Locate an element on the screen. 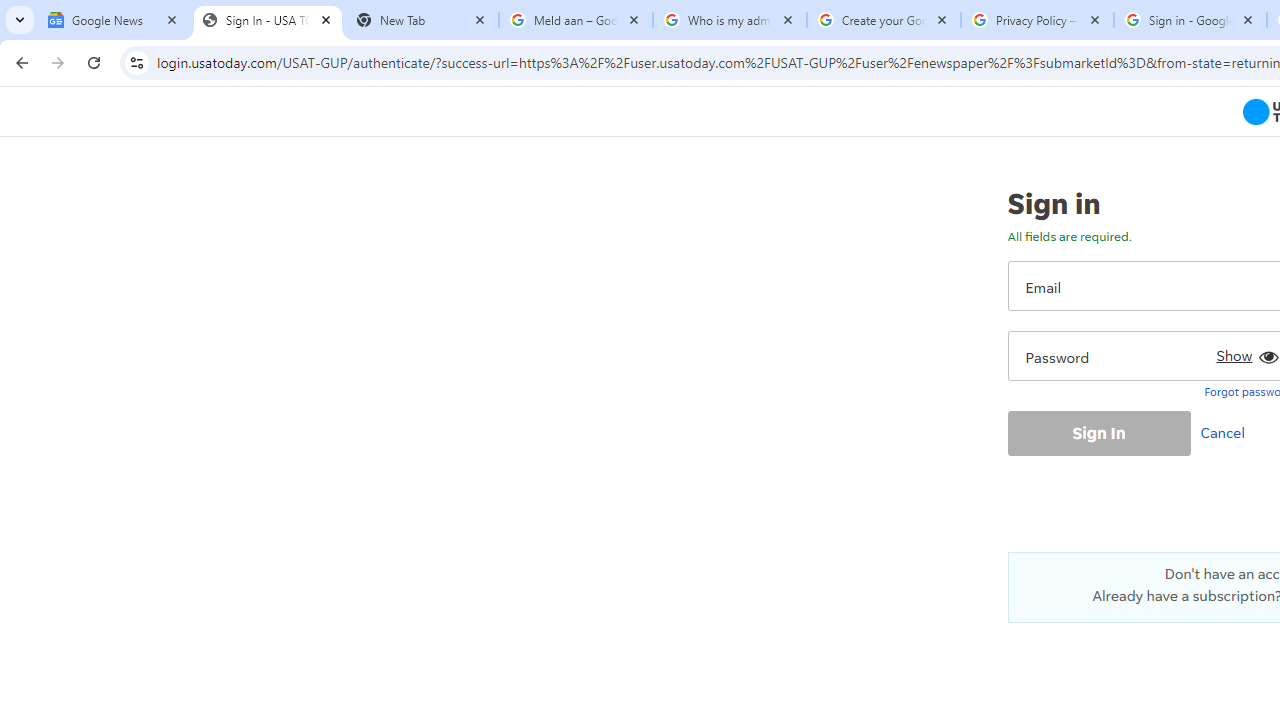  'Sign in - Google Accounts' is located at coordinates (1190, 20).